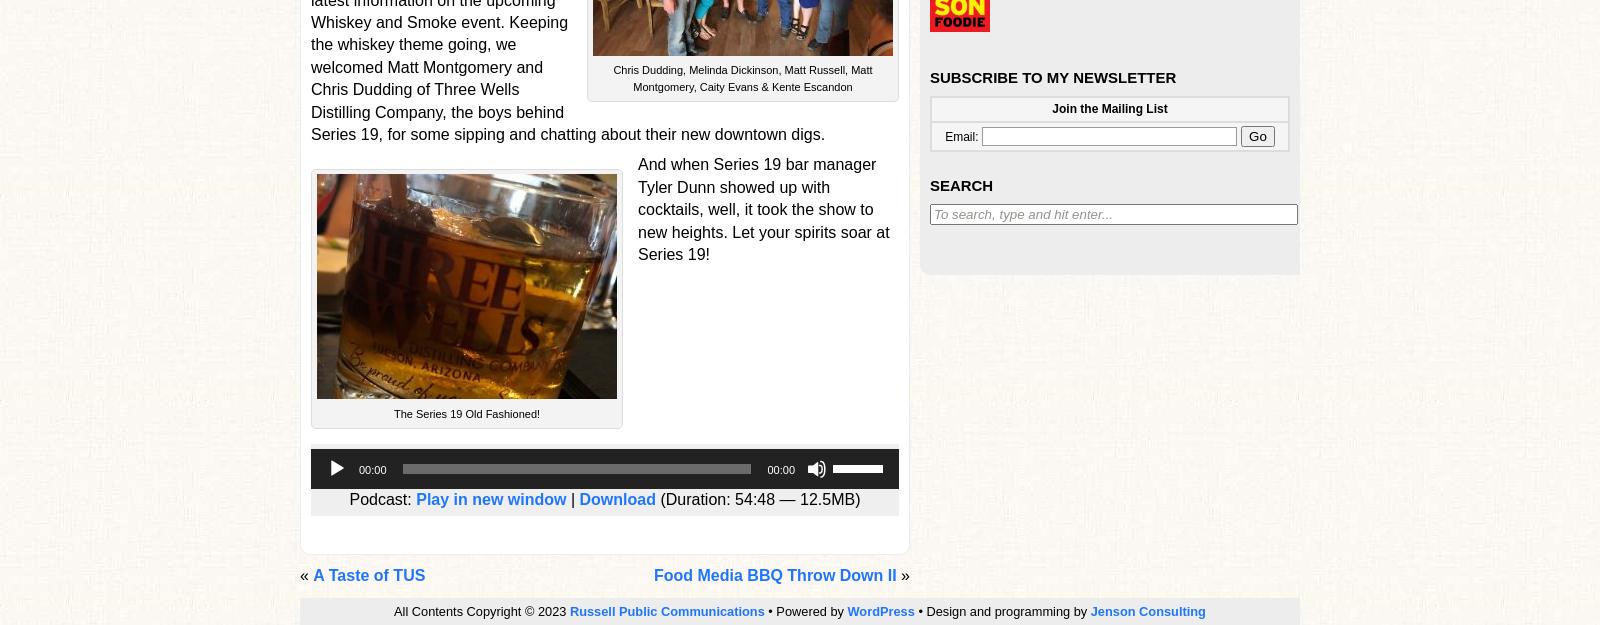 The height and width of the screenshot is (625, 1600). Describe the element at coordinates (612, 76) in the screenshot. I see `'Chris Dudding, Melinda Dickinson, Matt Russell, Matt Montgomery, Caity Evans & Kente Escandon'` at that location.